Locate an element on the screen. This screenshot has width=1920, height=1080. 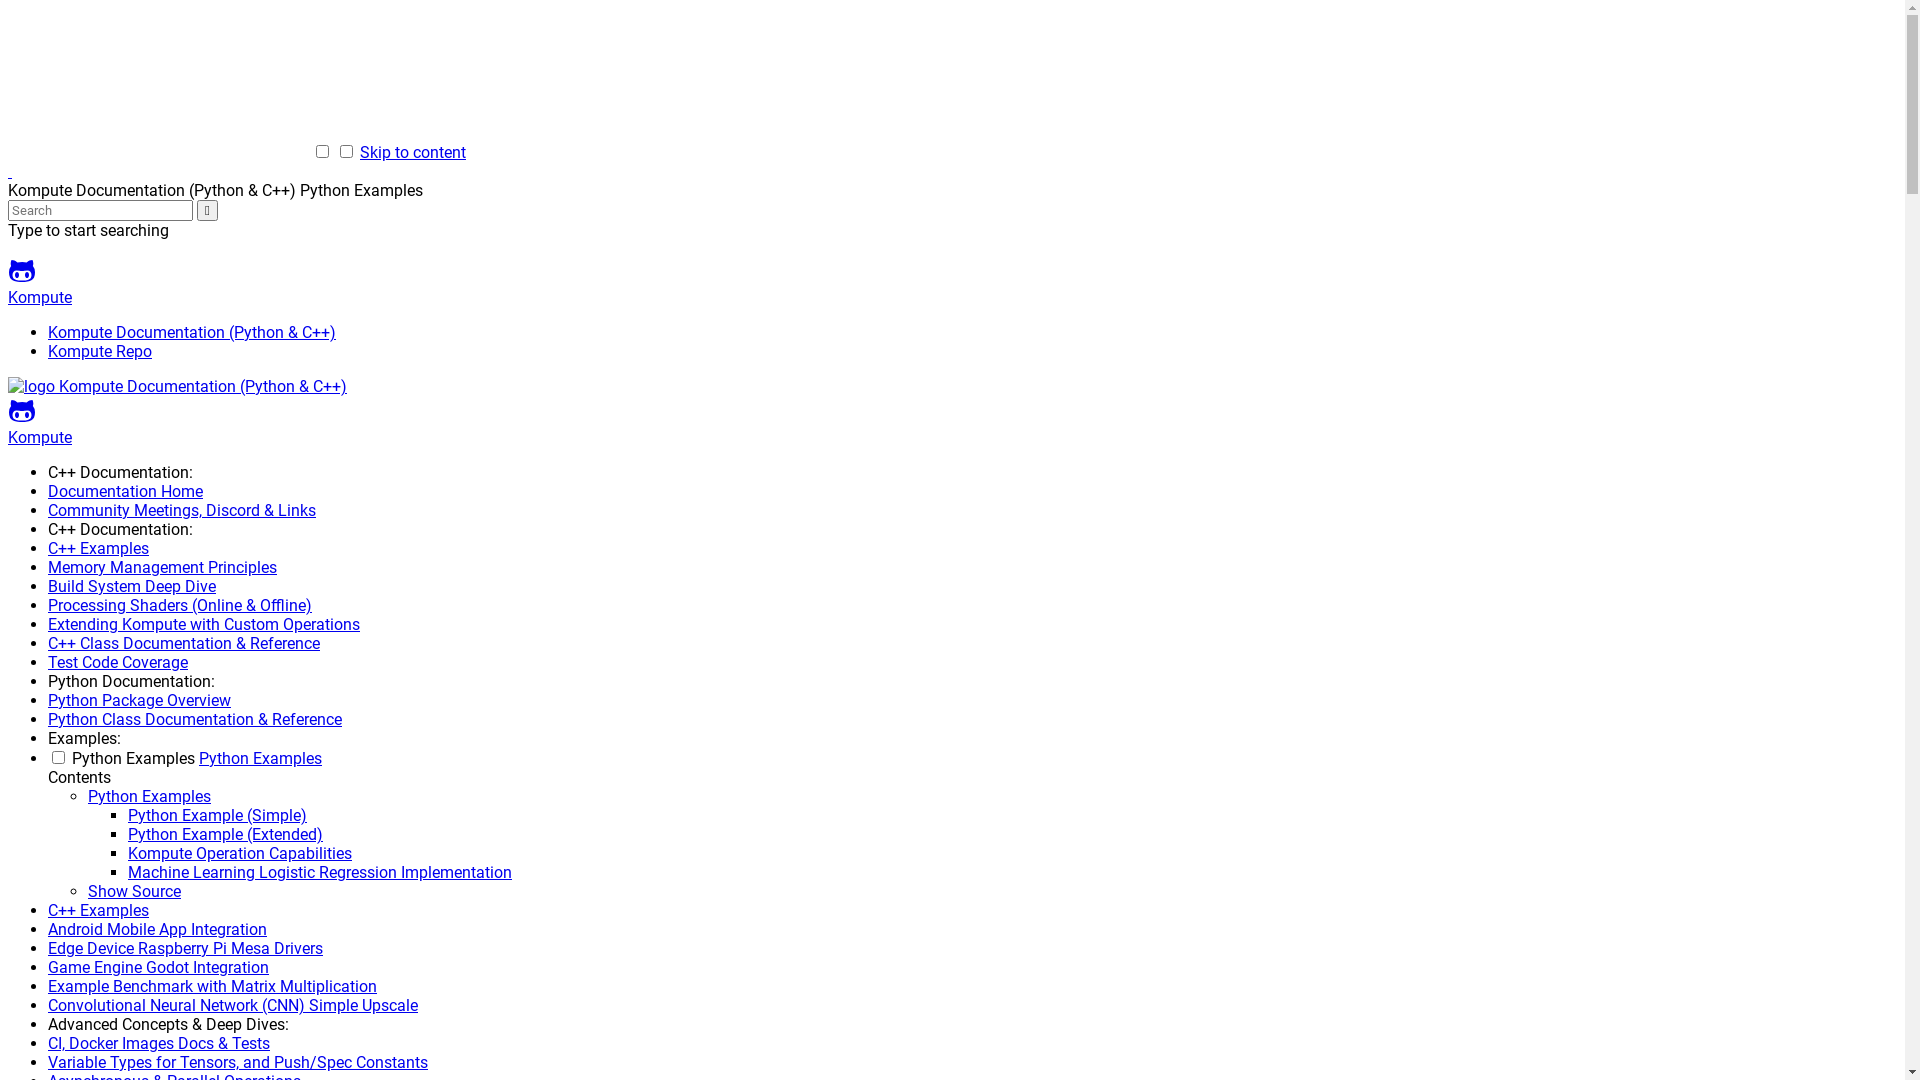
'Build System Deep Dive' is located at coordinates (131, 585).